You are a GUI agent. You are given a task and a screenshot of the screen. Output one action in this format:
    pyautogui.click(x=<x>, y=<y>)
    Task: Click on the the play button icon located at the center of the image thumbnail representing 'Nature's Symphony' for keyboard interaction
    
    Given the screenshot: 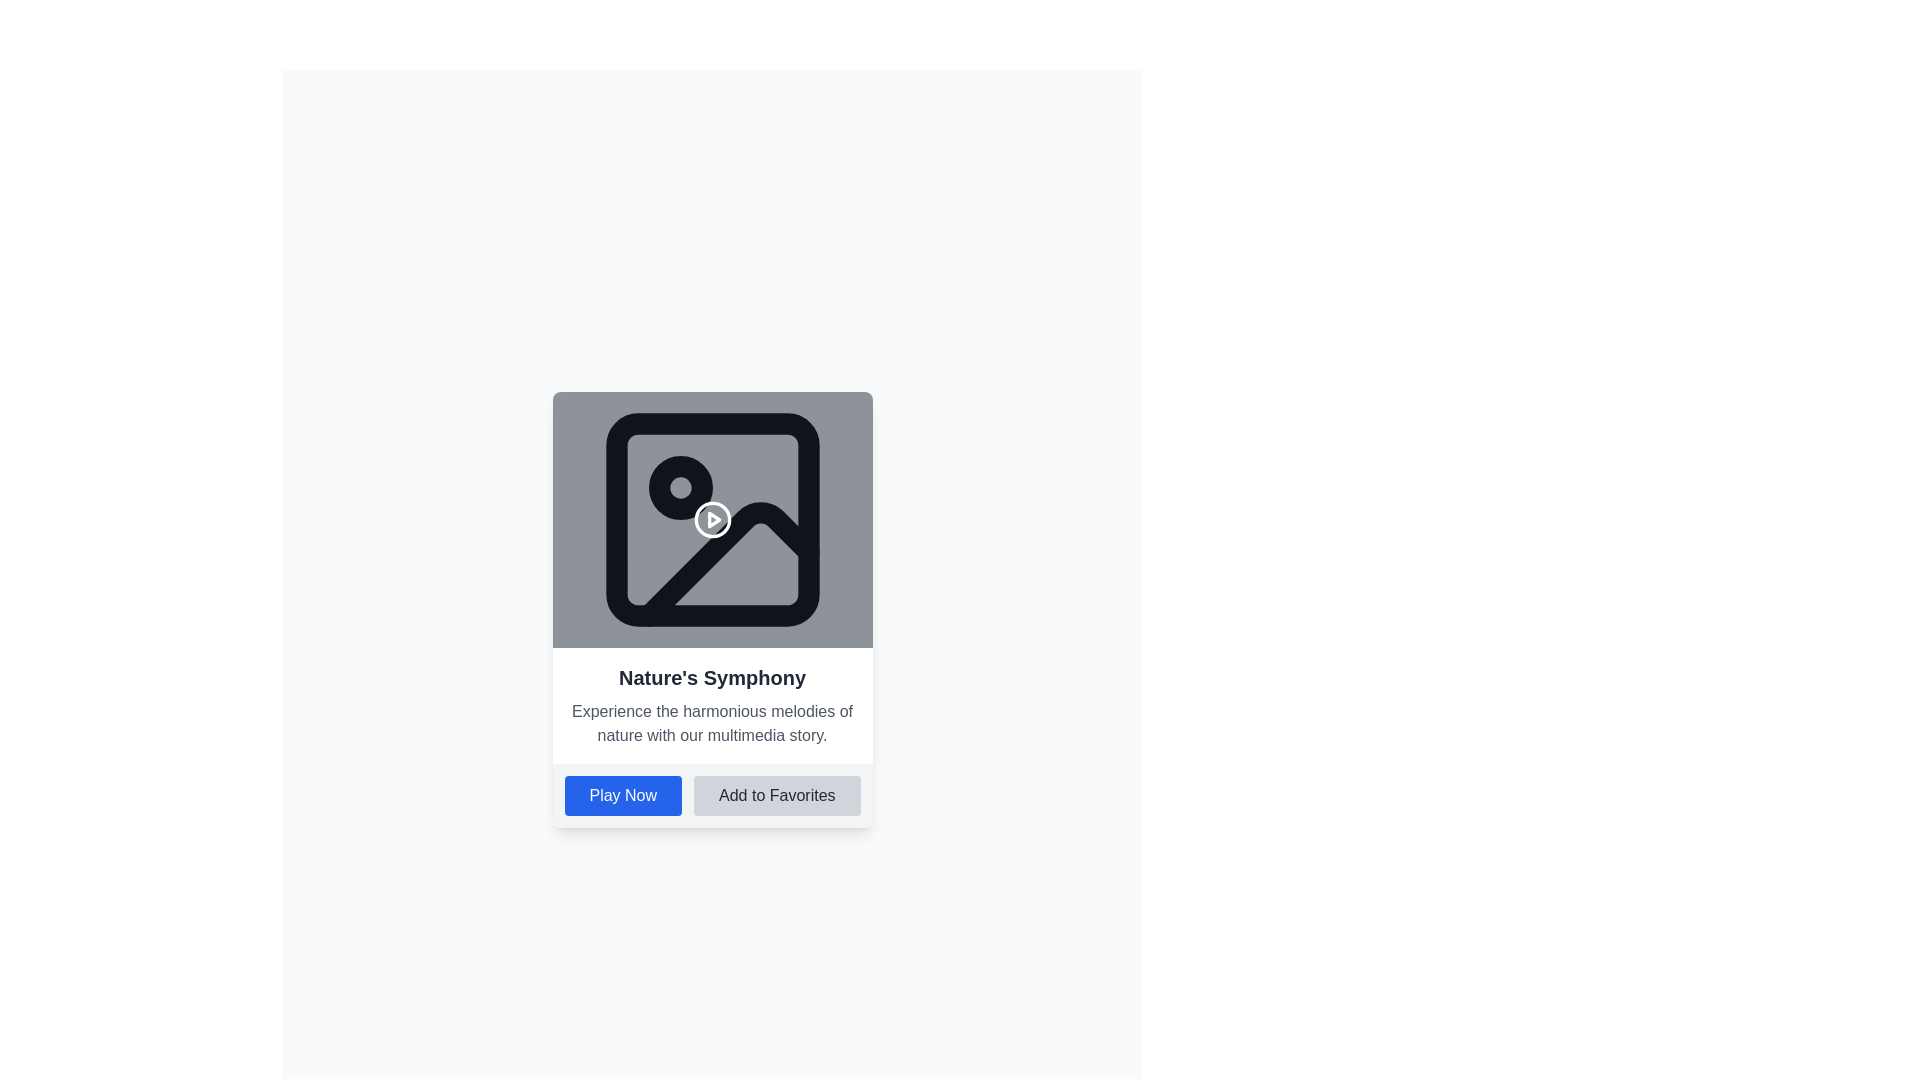 What is the action you would take?
    pyautogui.click(x=712, y=519)
    